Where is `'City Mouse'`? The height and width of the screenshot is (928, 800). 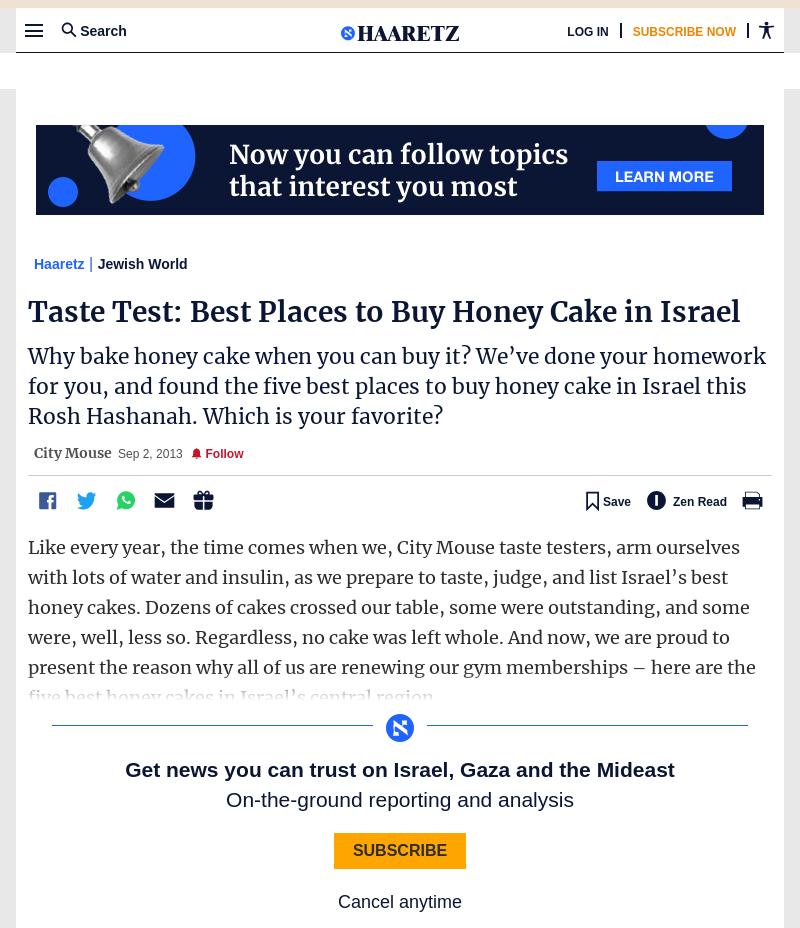
'City Mouse' is located at coordinates (33, 452).